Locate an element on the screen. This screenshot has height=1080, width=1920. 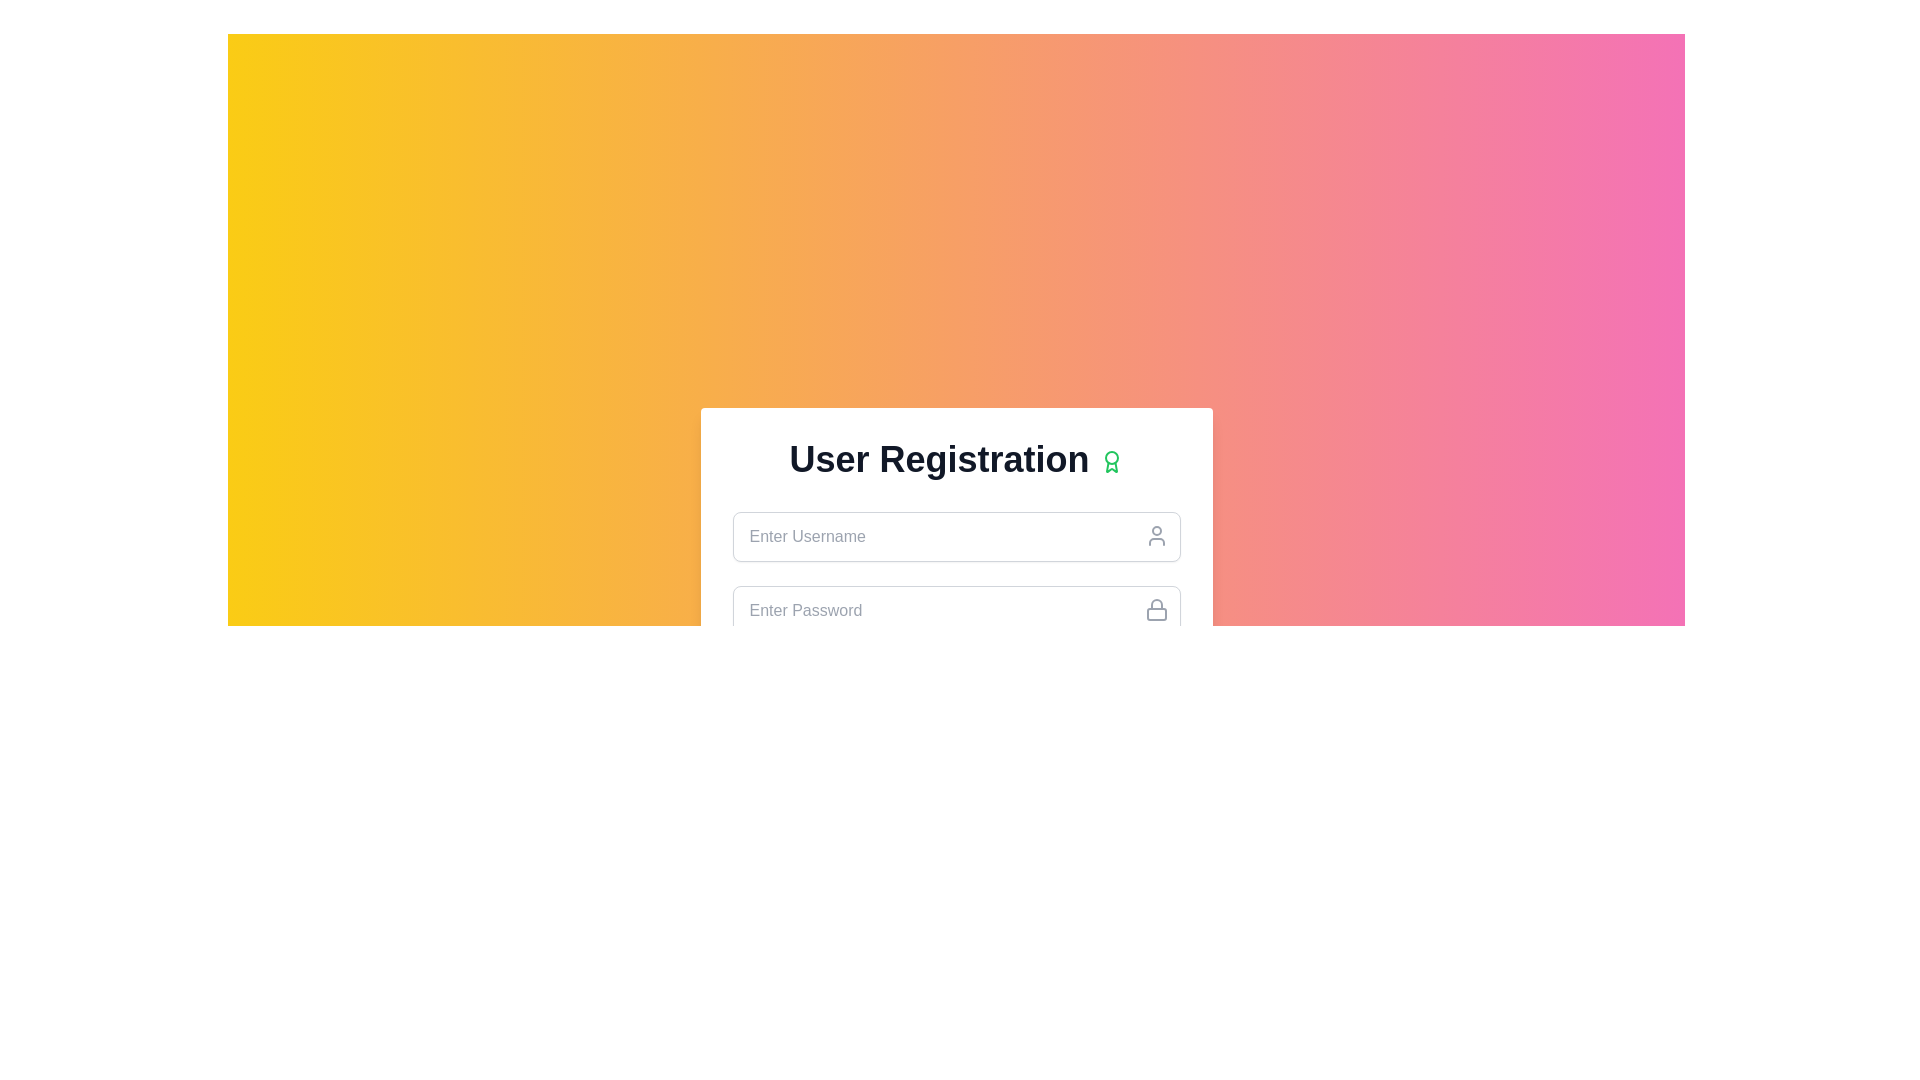
the Decorative icon element that visually represents a lock's body, indicating security or password input functionality is located at coordinates (1156, 613).